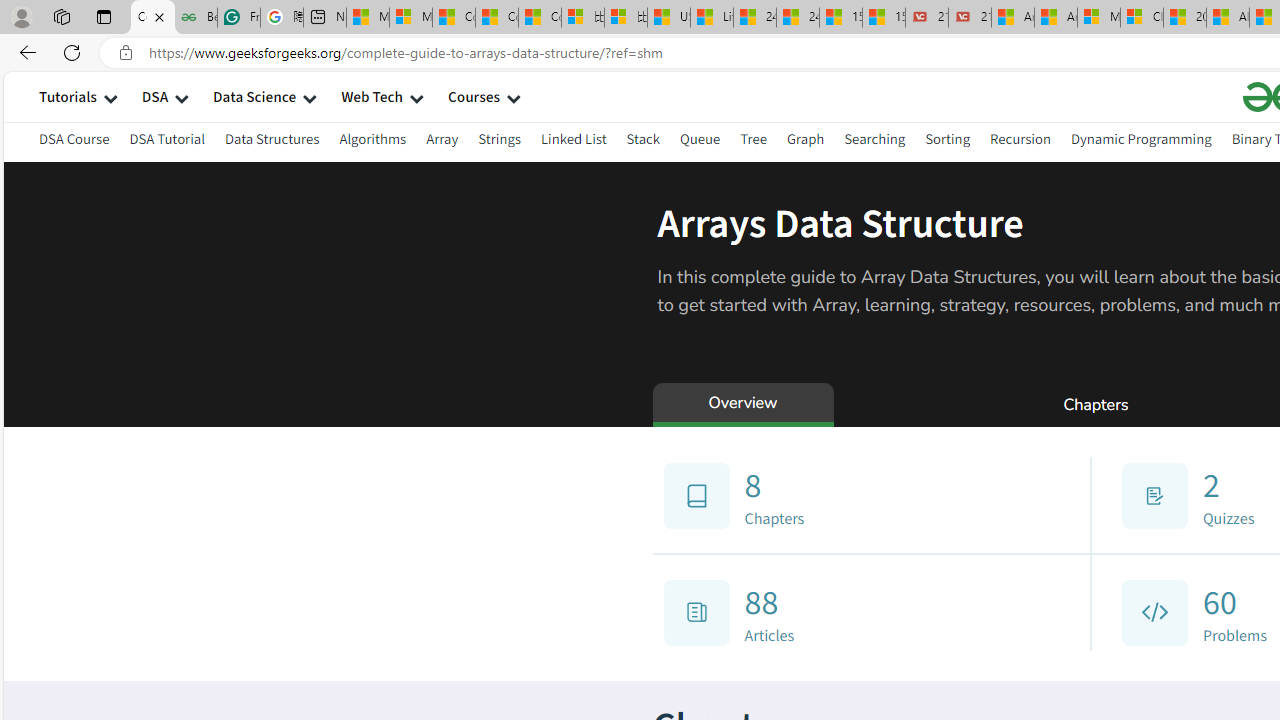 The height and width of the screenshot is (720, 1280). Describe the element at coordinates (441, 138) in the screenshot. I see `'Array'` at that location.